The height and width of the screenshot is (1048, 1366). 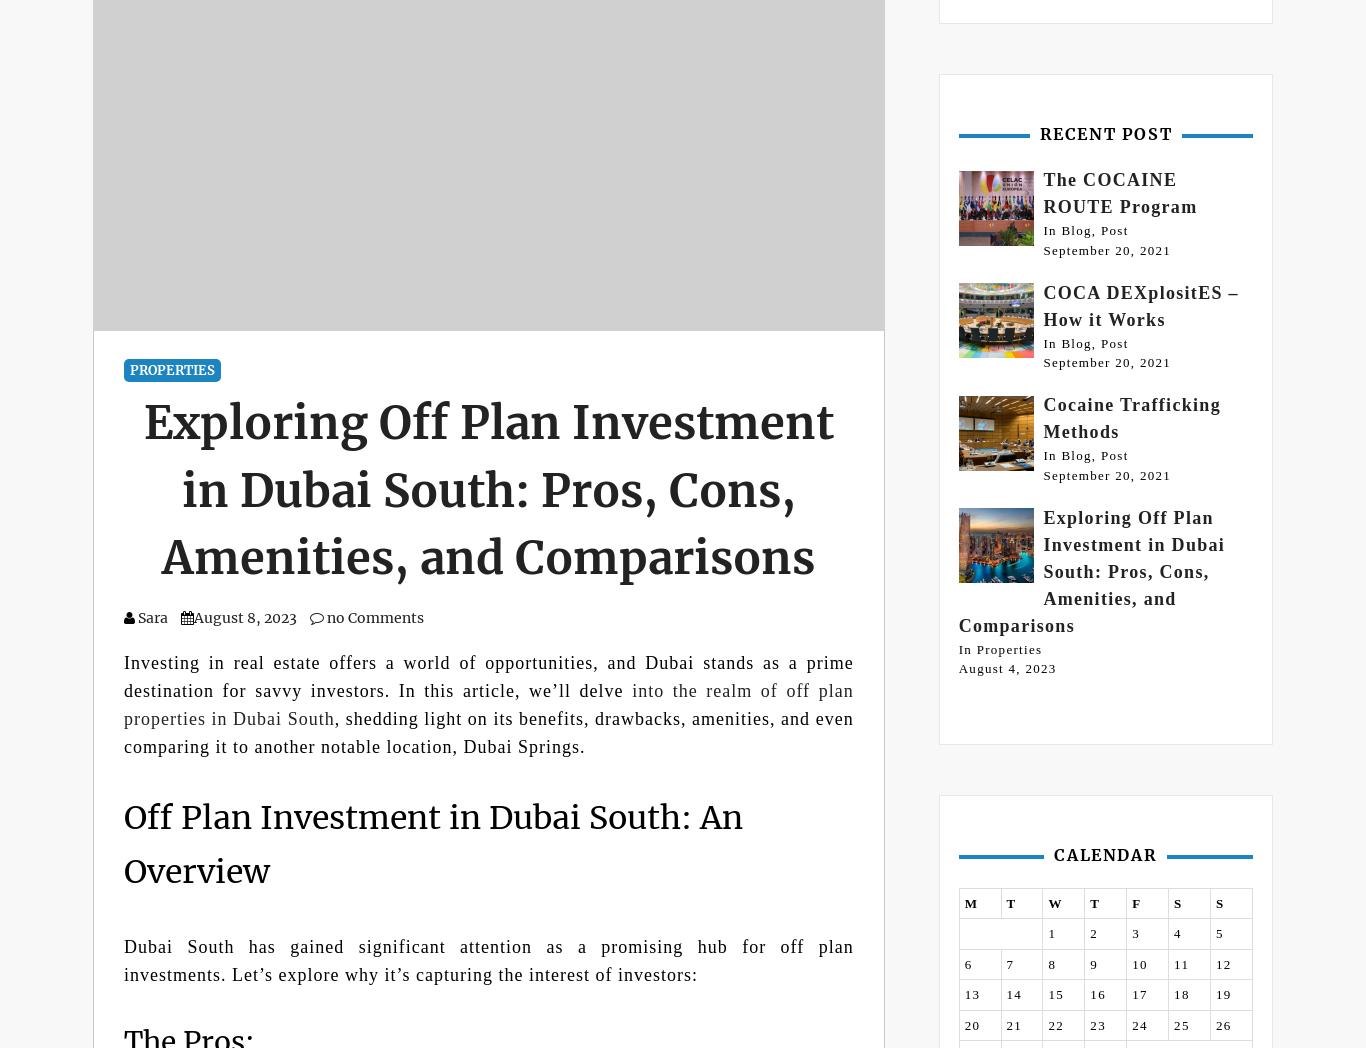 What do you see at coordinates (488, 703) in the screenshot?
I see `'into the realm of off plan properties in Dubai South'` at bounding box center [488, 703].